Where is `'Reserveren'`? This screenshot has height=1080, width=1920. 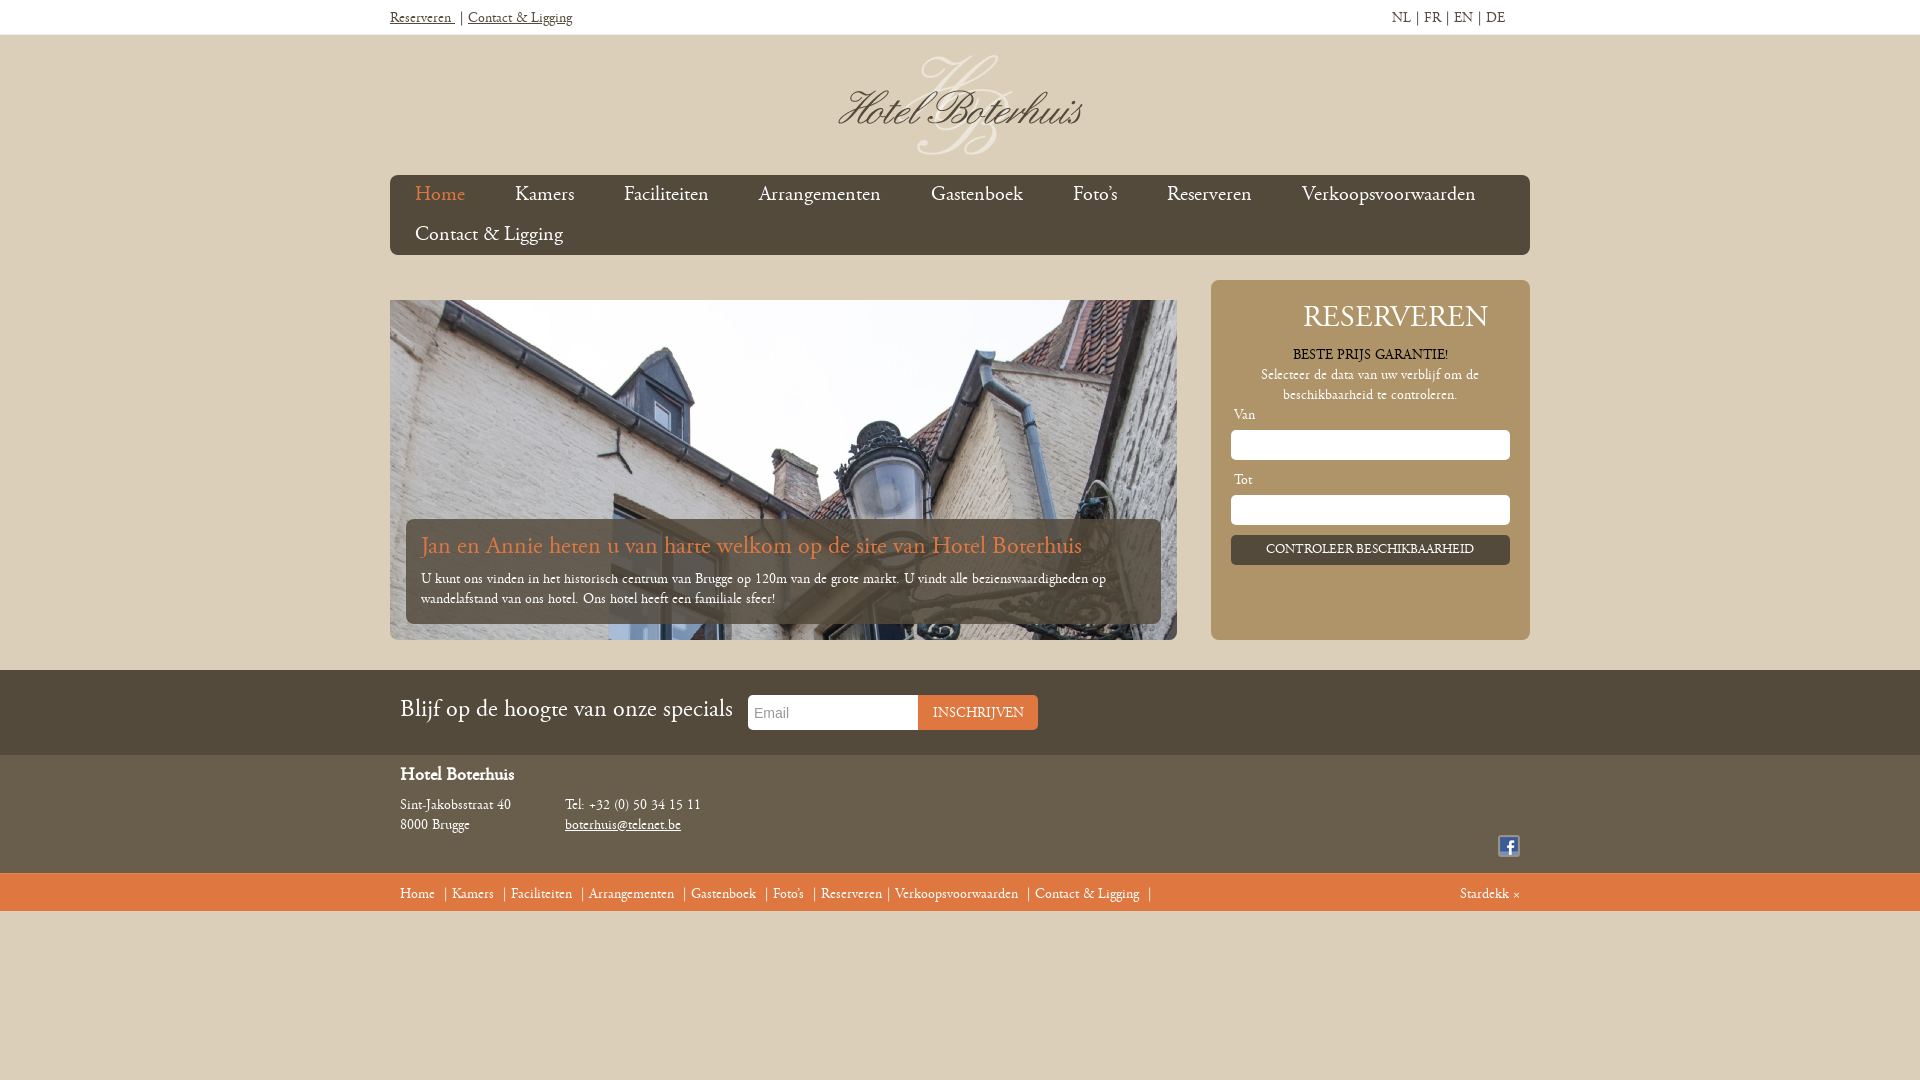
'Reserveren' is located at coordinates (421, 18).